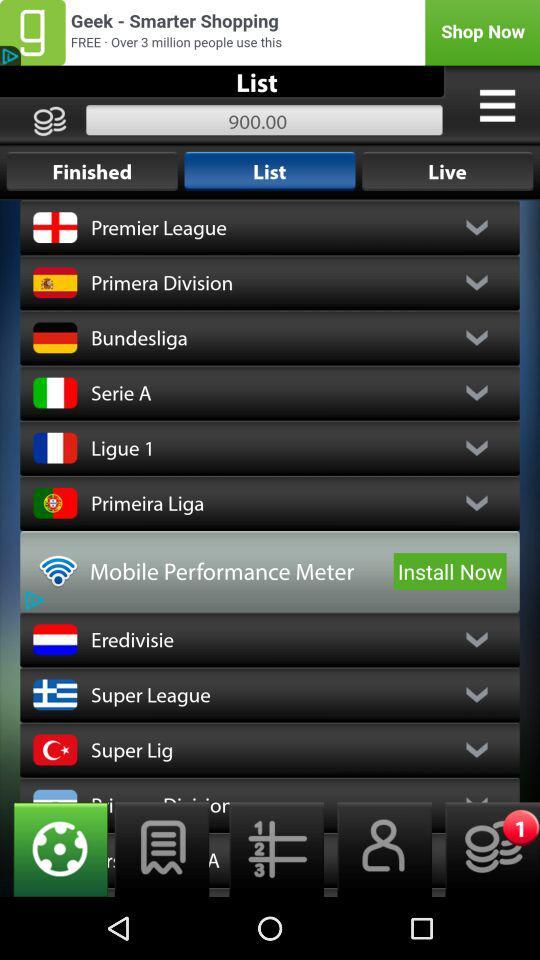 The width and height of the screenshot is (540, 960). Describe the element at coordinates (270, 848) in the screenshot. I see `icon above the  fa cup icon` at that location.